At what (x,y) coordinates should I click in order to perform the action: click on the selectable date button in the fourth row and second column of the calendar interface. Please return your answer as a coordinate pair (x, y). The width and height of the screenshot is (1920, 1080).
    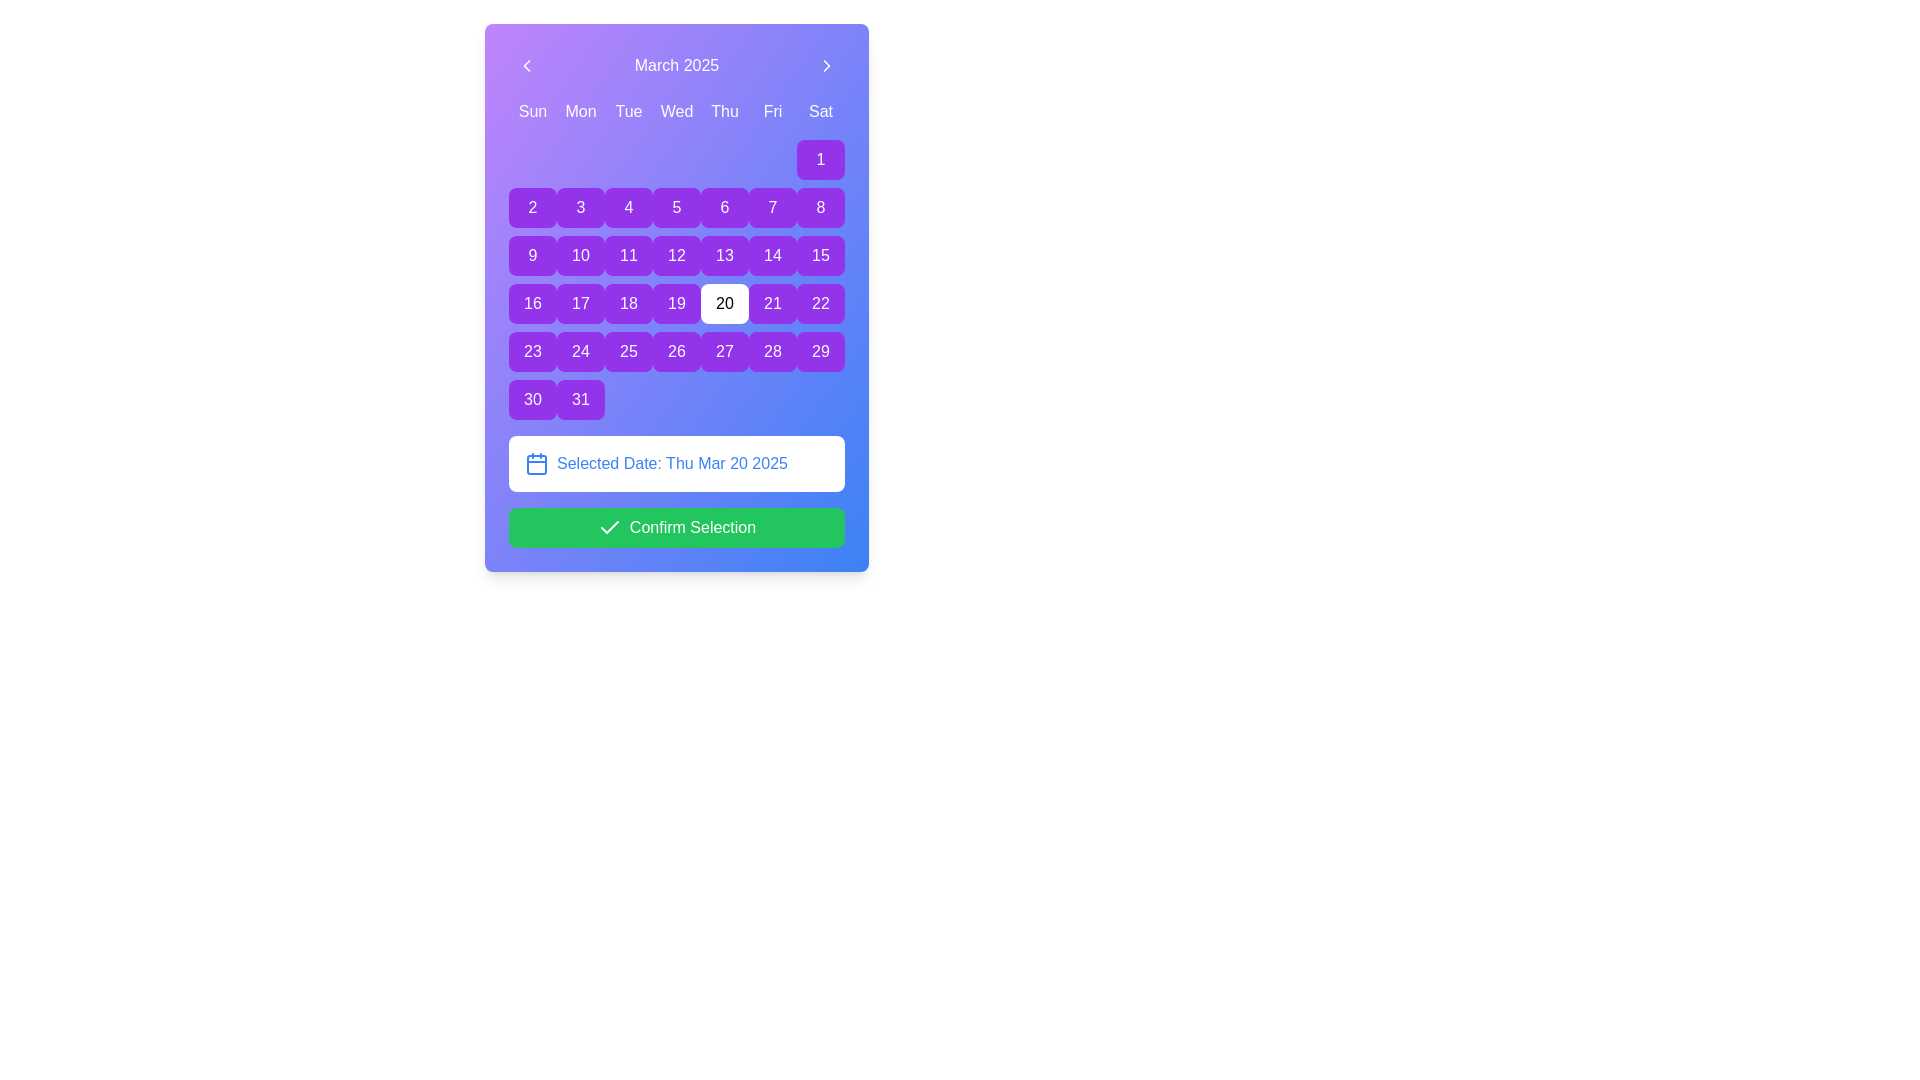
    Looking at the image, I should click on (579, 350).